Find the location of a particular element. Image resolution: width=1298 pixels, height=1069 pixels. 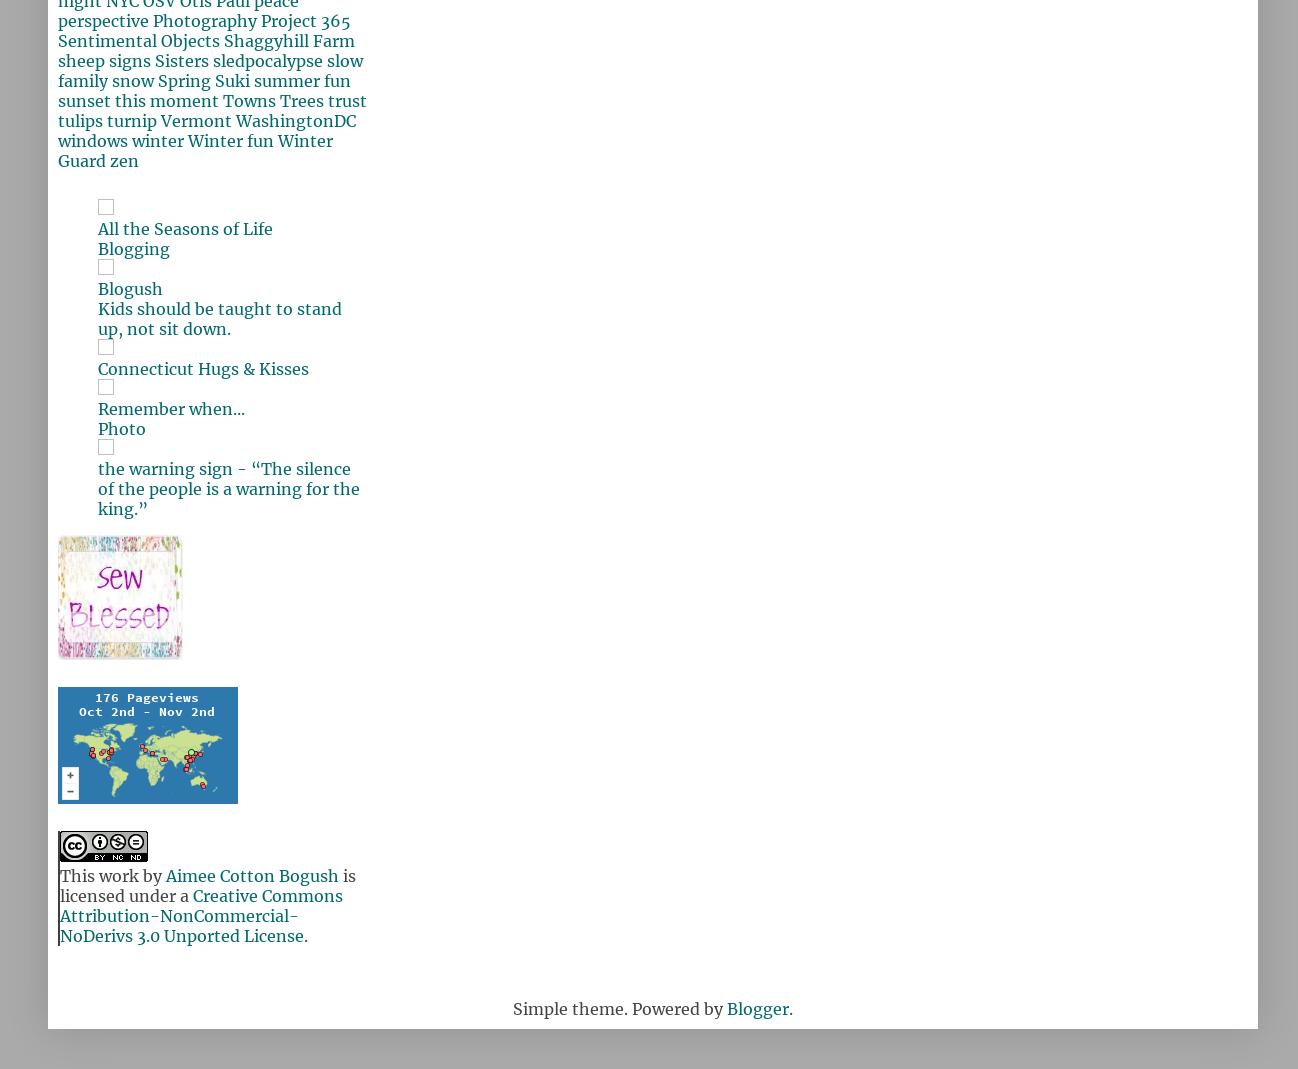

'sheep' is located at coordinates (81, 60).